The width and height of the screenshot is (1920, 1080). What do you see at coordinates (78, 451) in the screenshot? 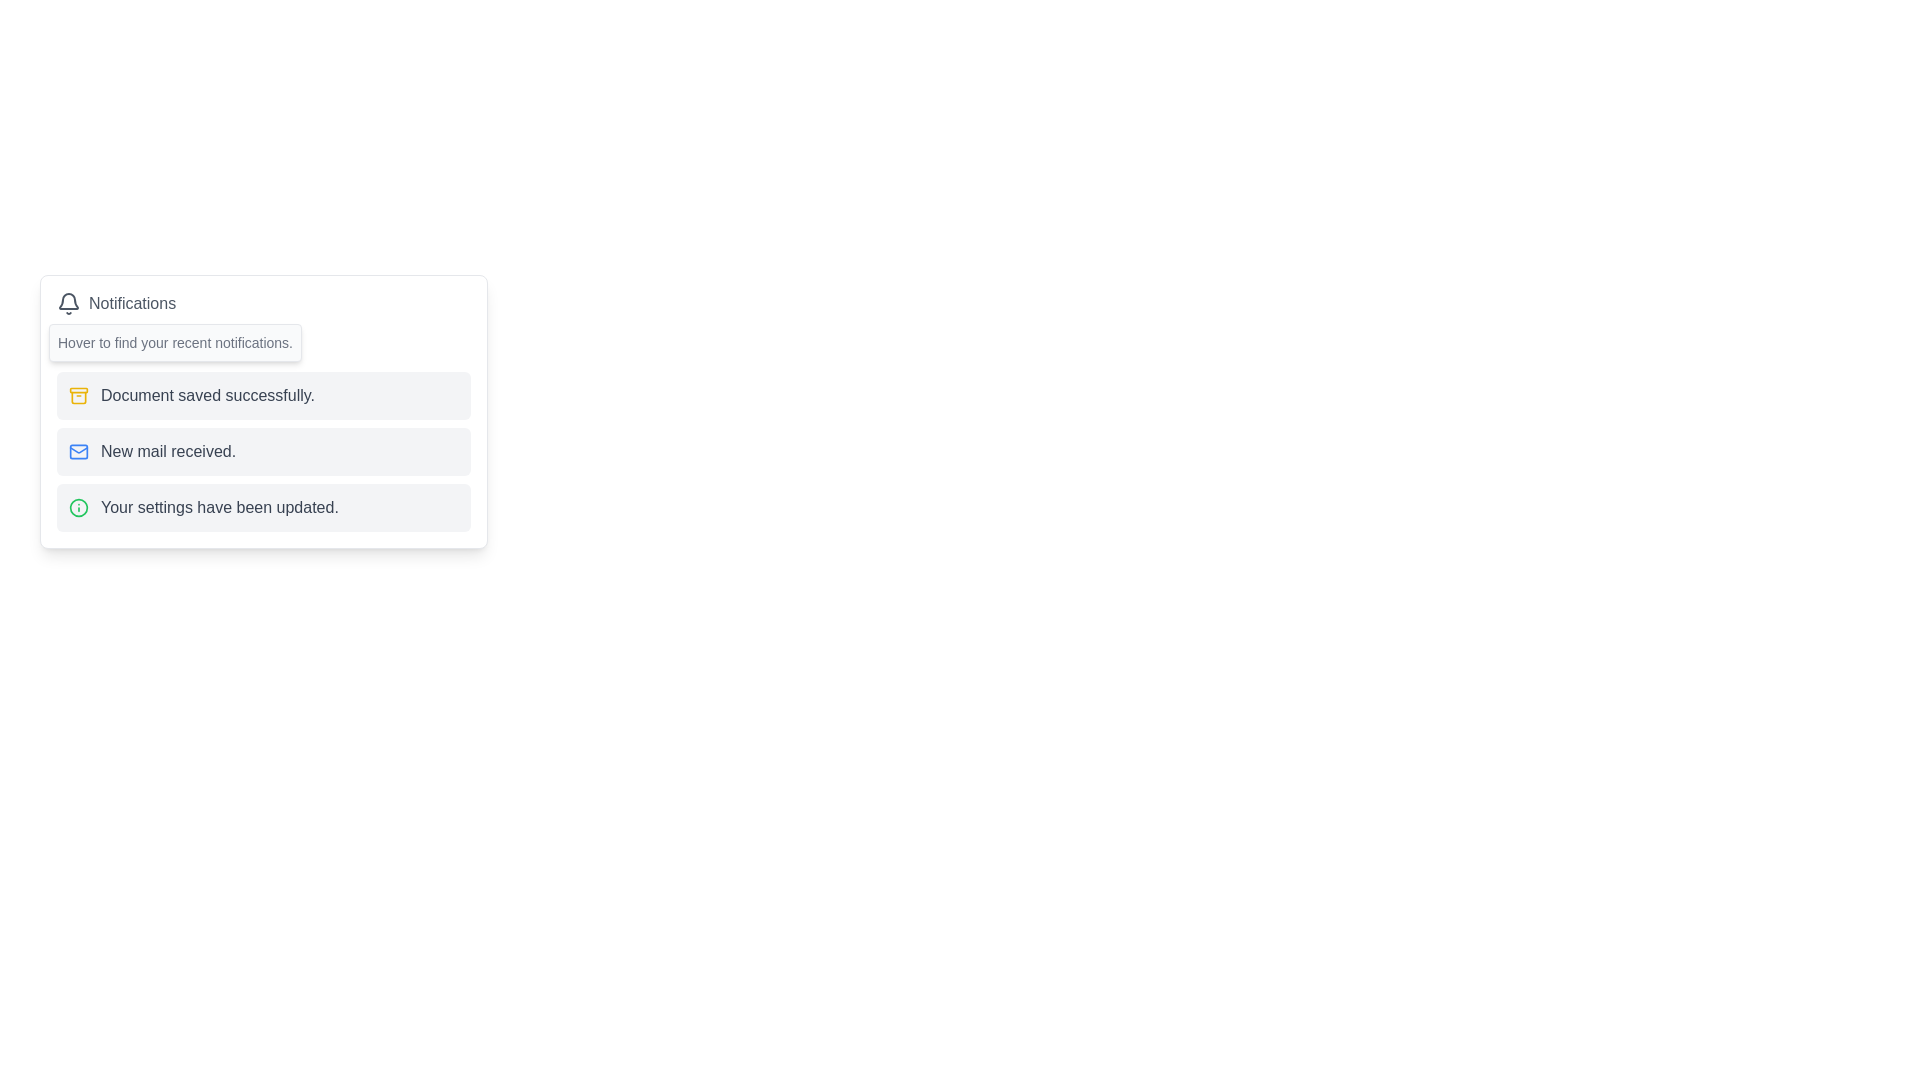
I see `the envelope icon in the notification panel that indicates a new mail message` at bounding box center [78, 451].